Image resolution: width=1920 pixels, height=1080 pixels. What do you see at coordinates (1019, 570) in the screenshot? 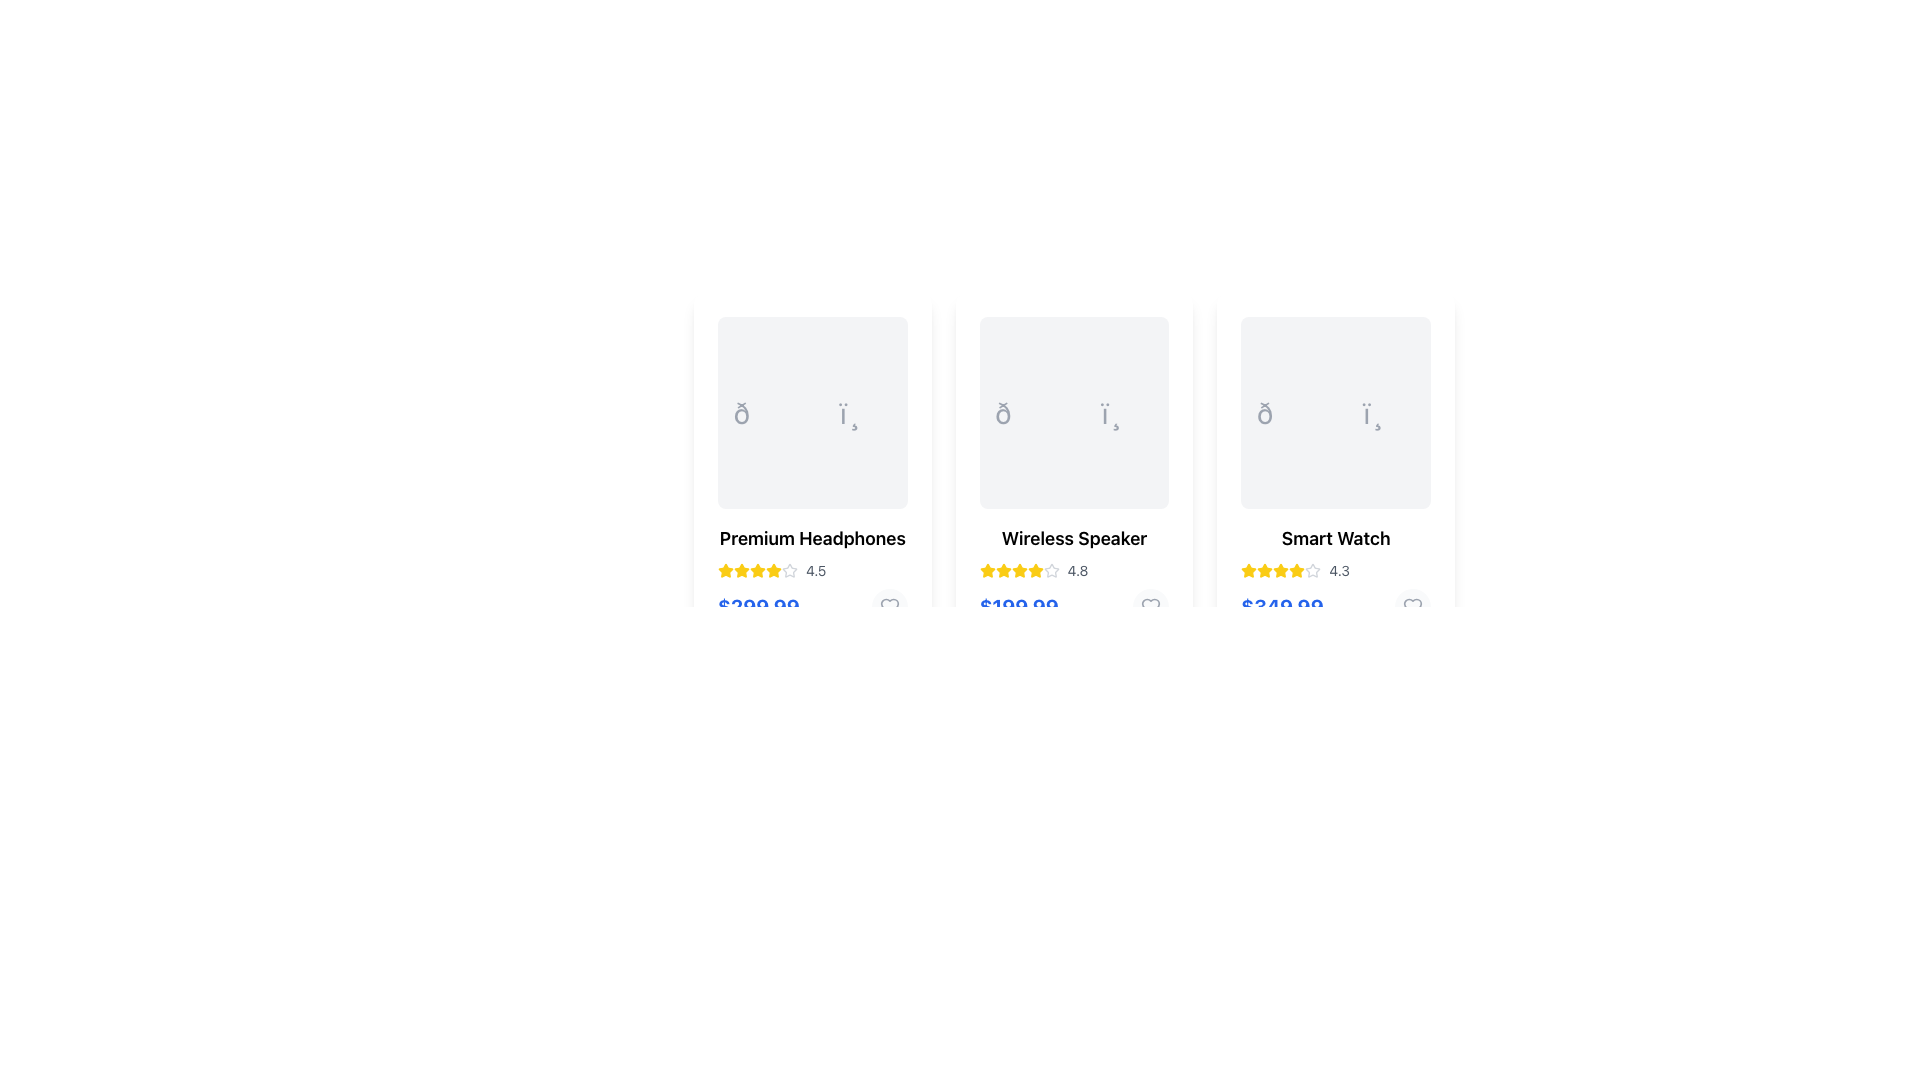
I see `the visual state of the small yellow star icon located in the rating section of the second product card in the grid layout, positioned under the product's name and above the price` at bounding box center [1019, 570].